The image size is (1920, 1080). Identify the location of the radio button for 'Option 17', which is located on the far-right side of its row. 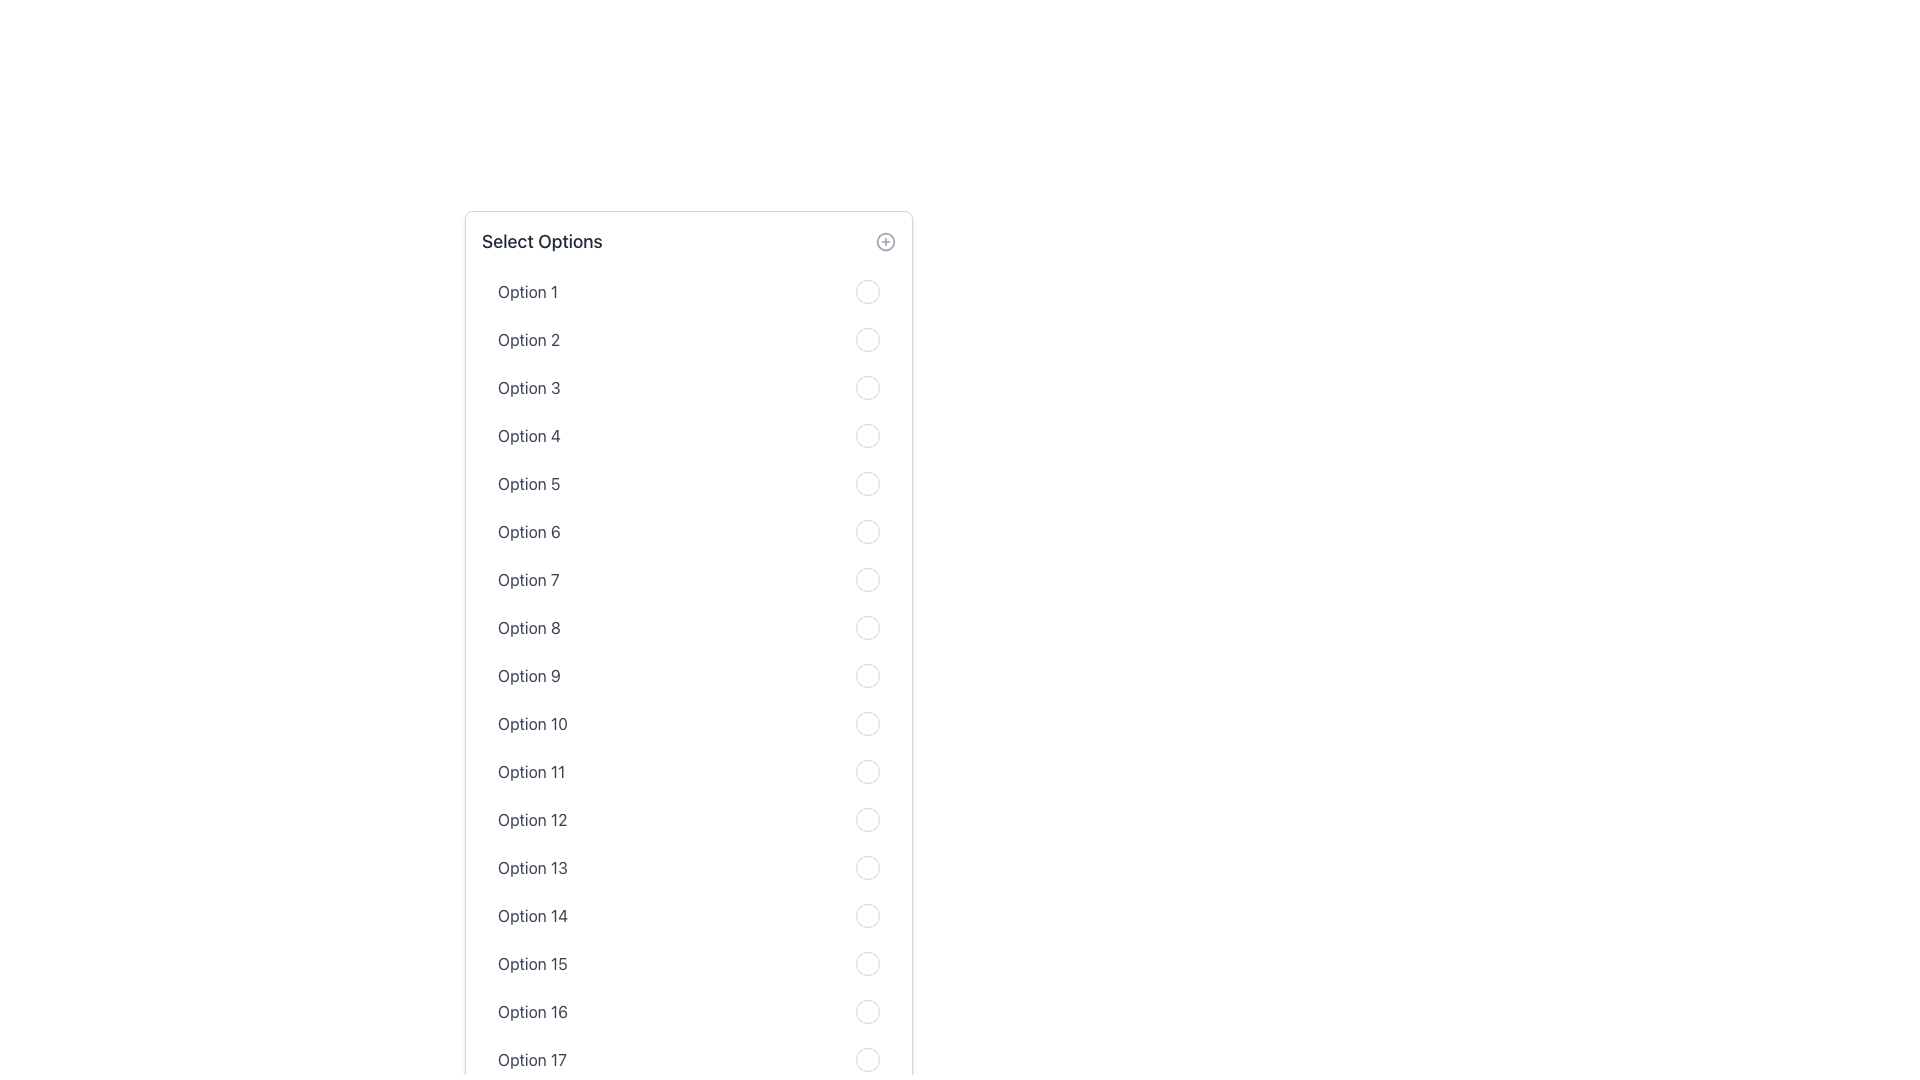
(868, 1059).